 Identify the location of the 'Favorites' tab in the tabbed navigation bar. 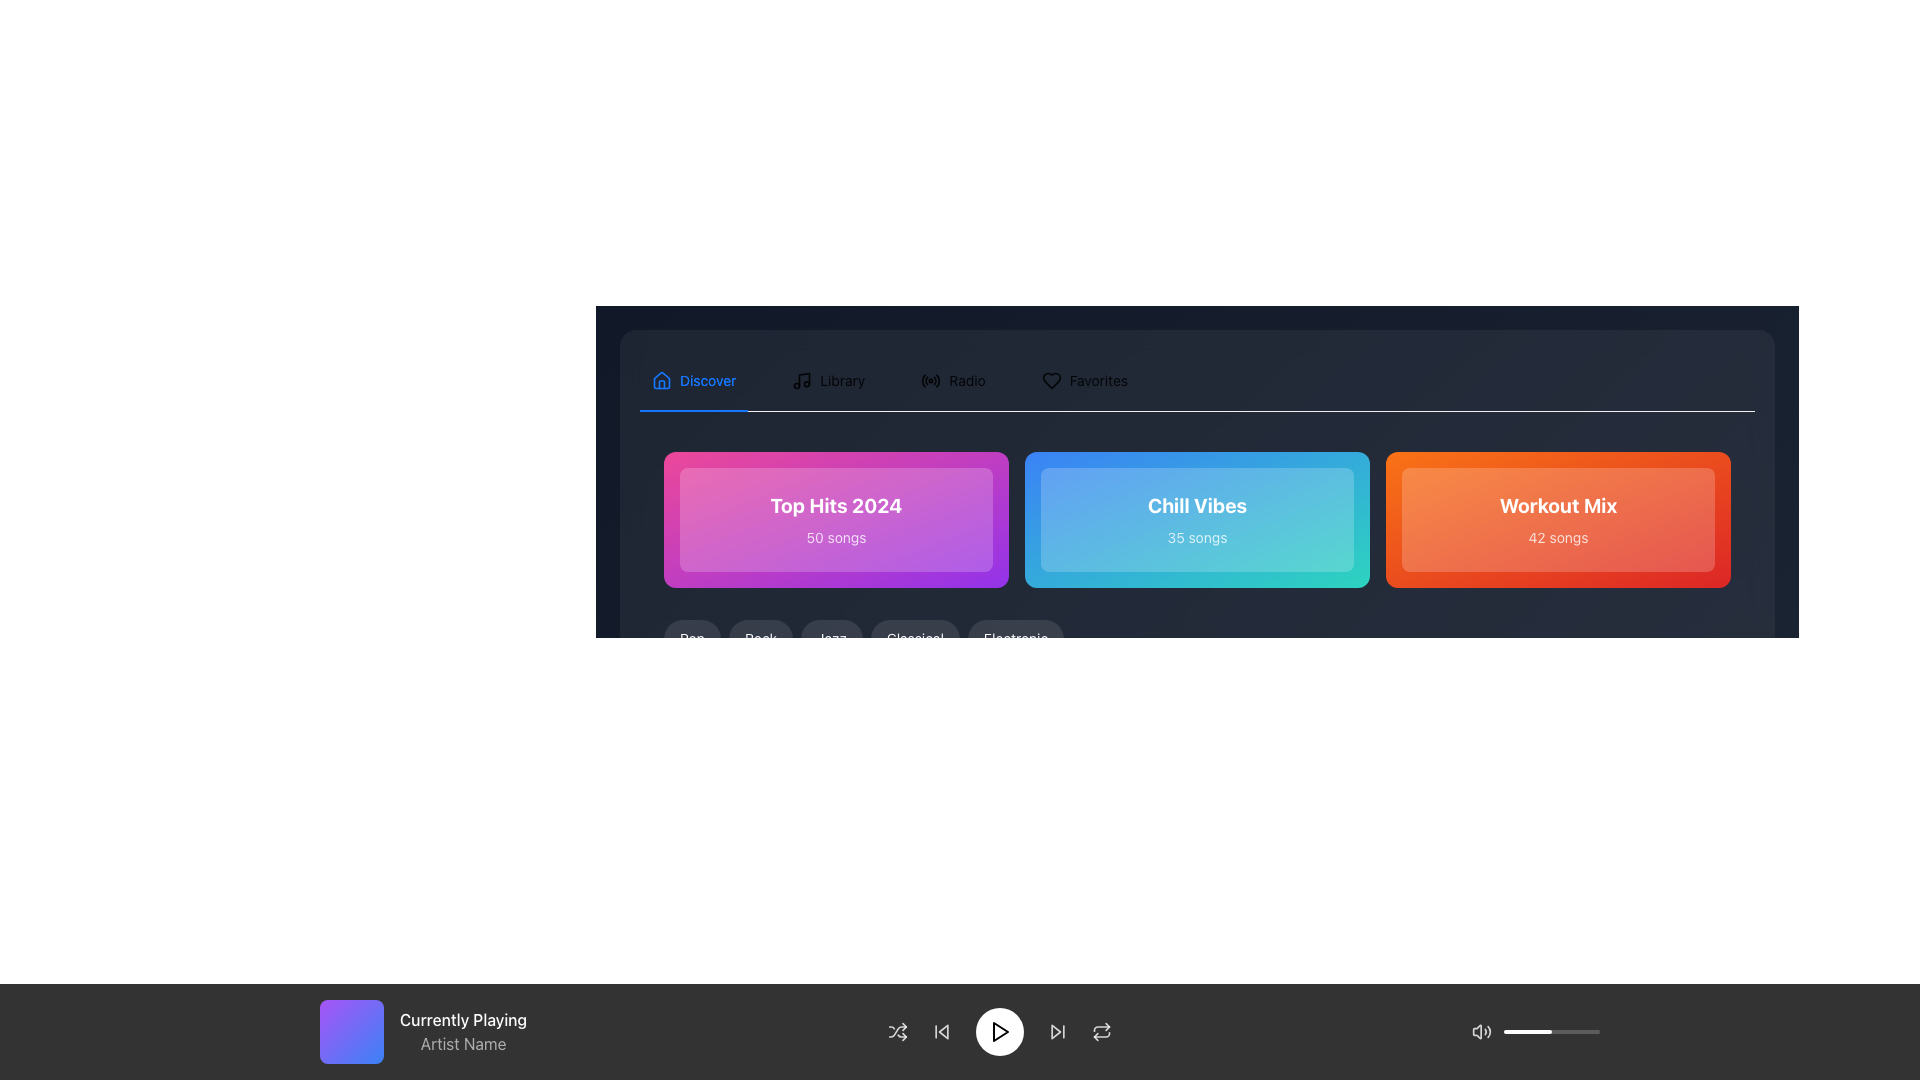
(1083, 381).